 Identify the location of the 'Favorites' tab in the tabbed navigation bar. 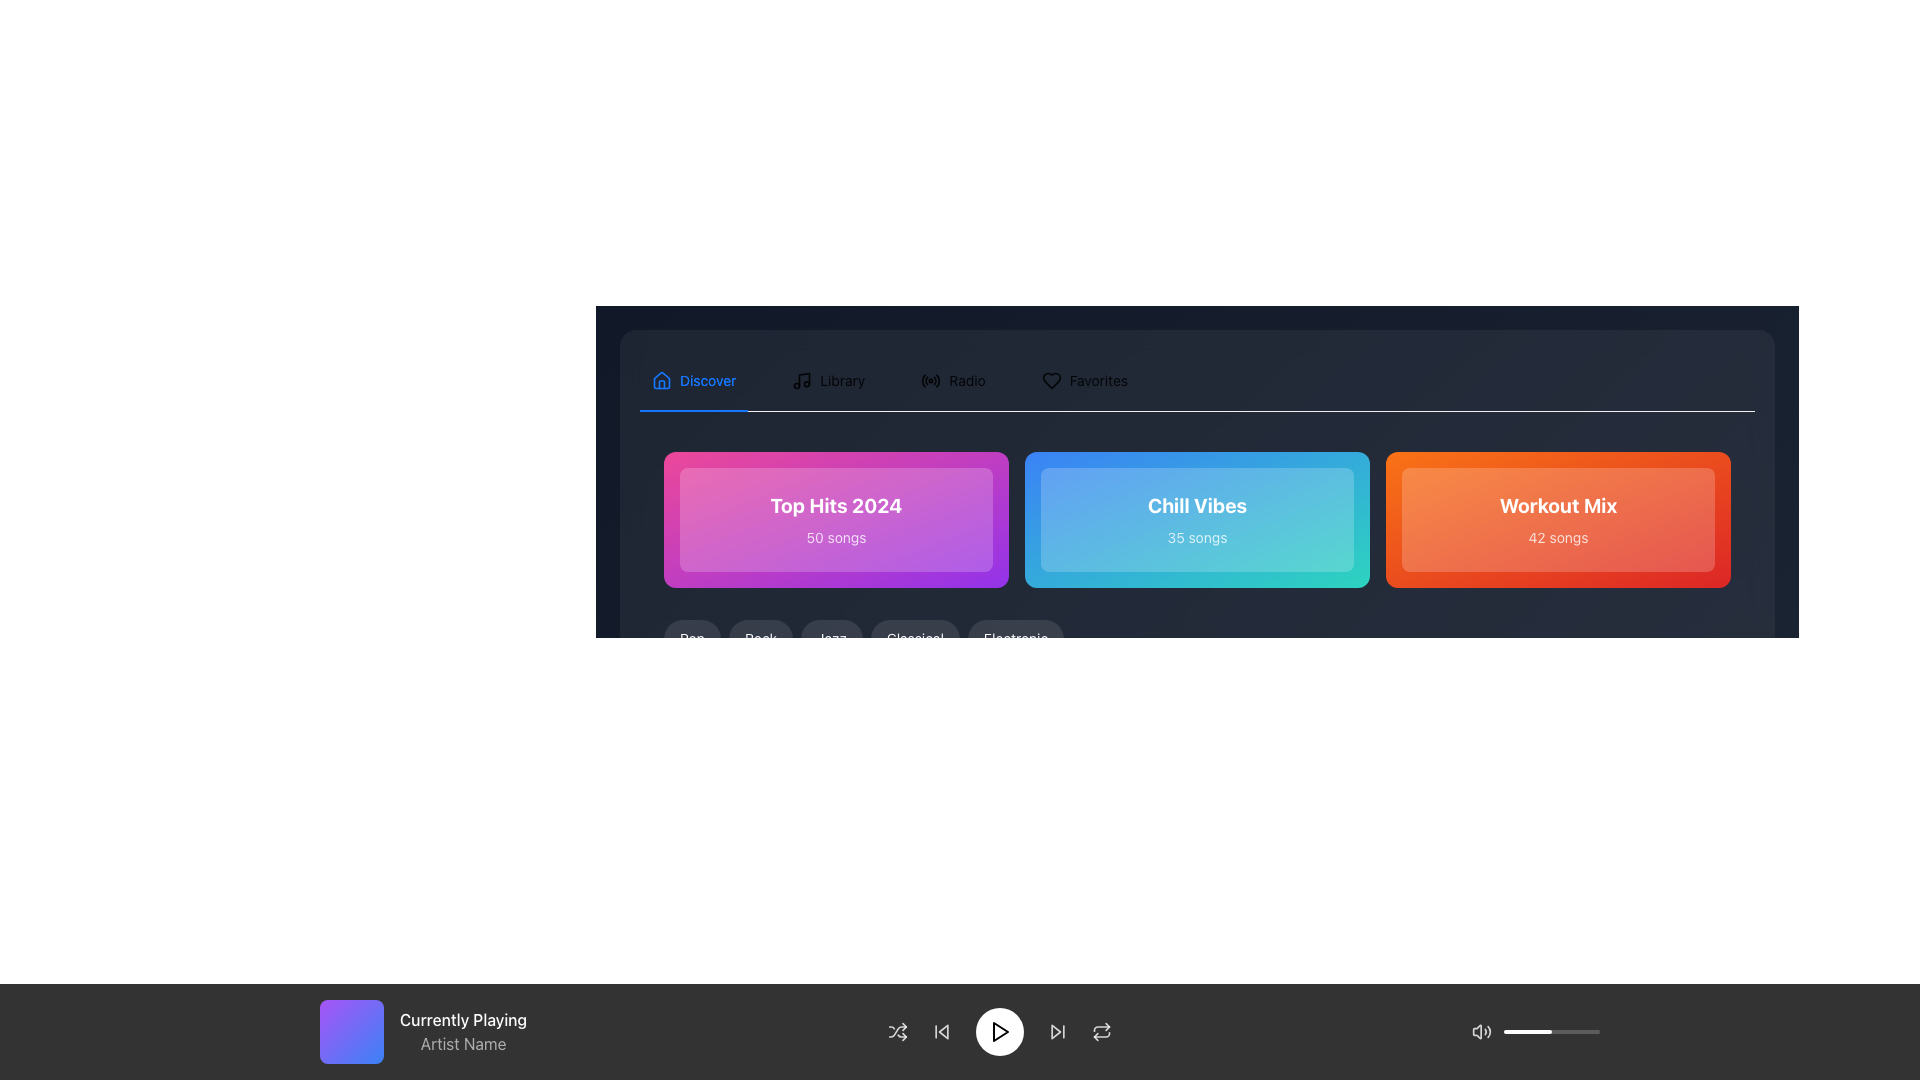
(1083, 381).